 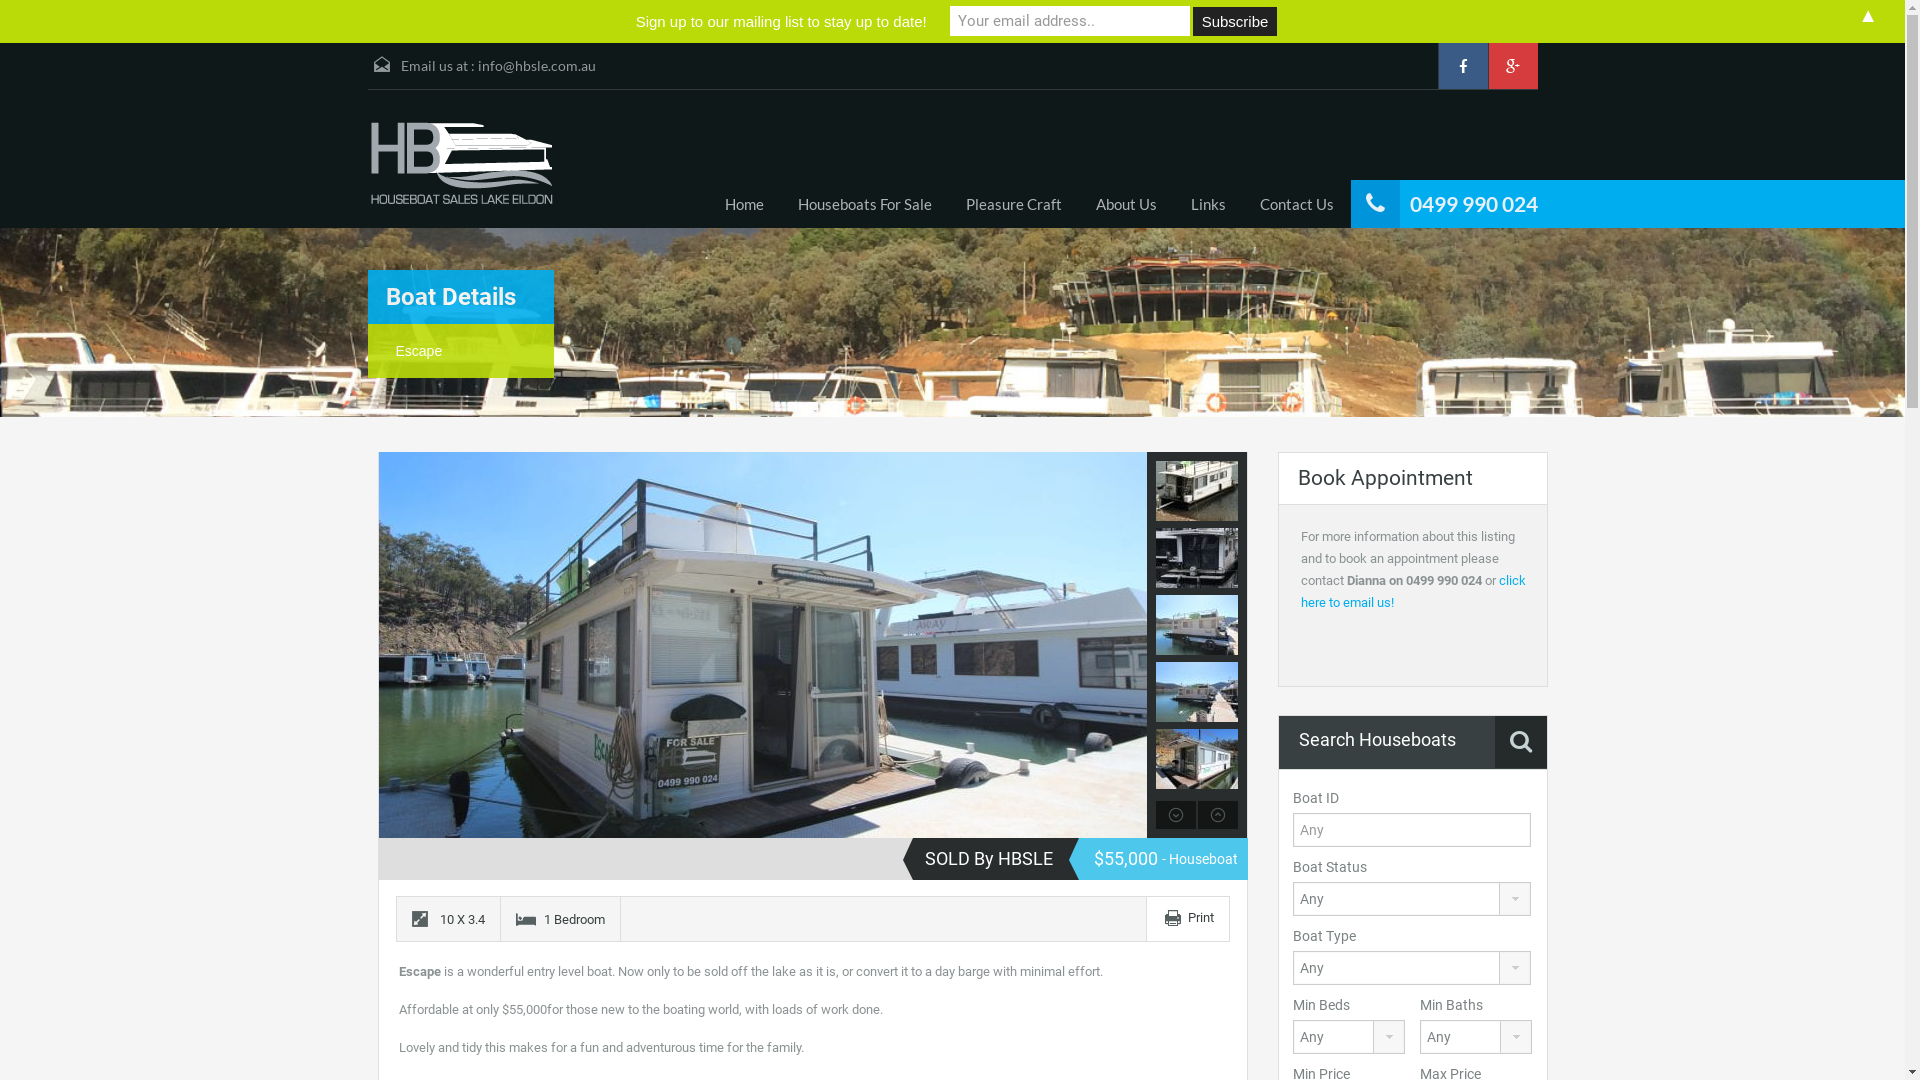 What do you see at coordinates (1233, 21) in the screenshot?
I see `'Subscribe'` at bounding box center [1233, 21].